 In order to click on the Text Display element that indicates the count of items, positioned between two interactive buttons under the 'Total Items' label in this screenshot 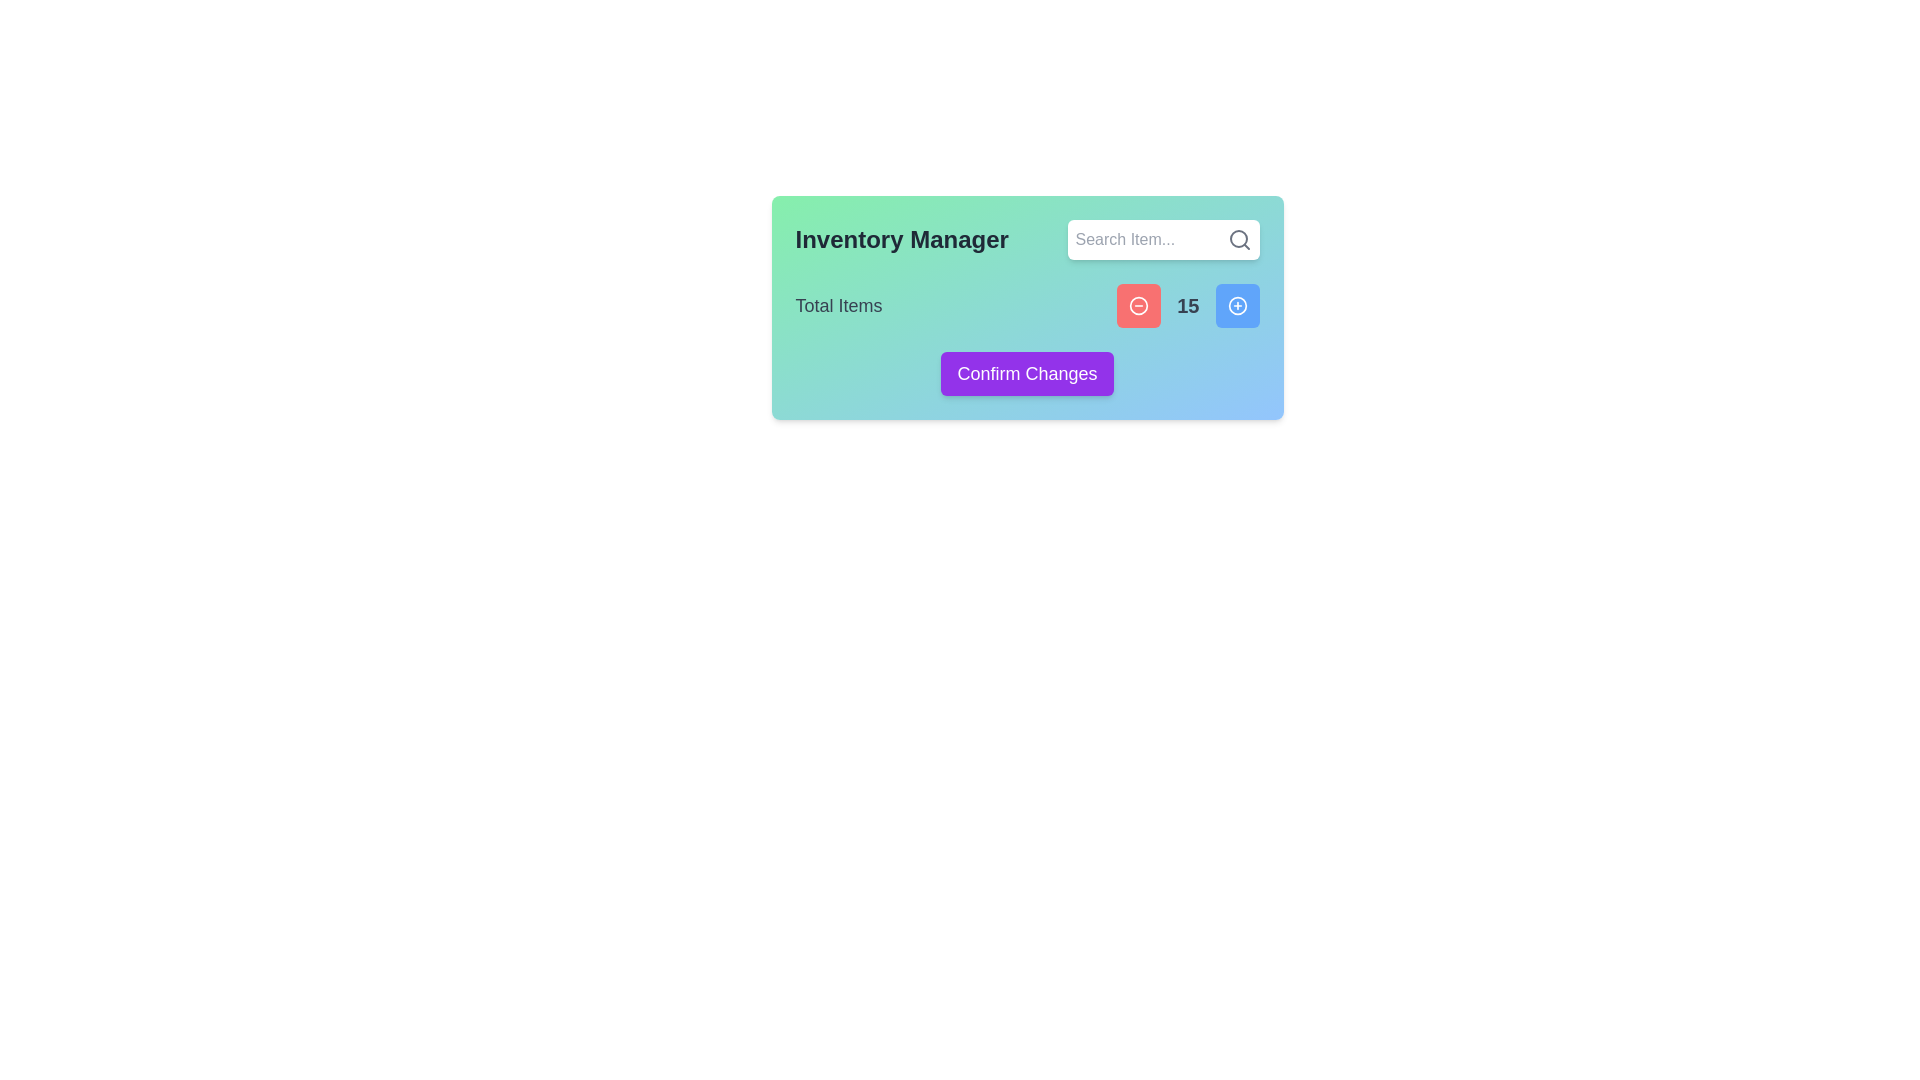, I will do `click(1188, 305)`.